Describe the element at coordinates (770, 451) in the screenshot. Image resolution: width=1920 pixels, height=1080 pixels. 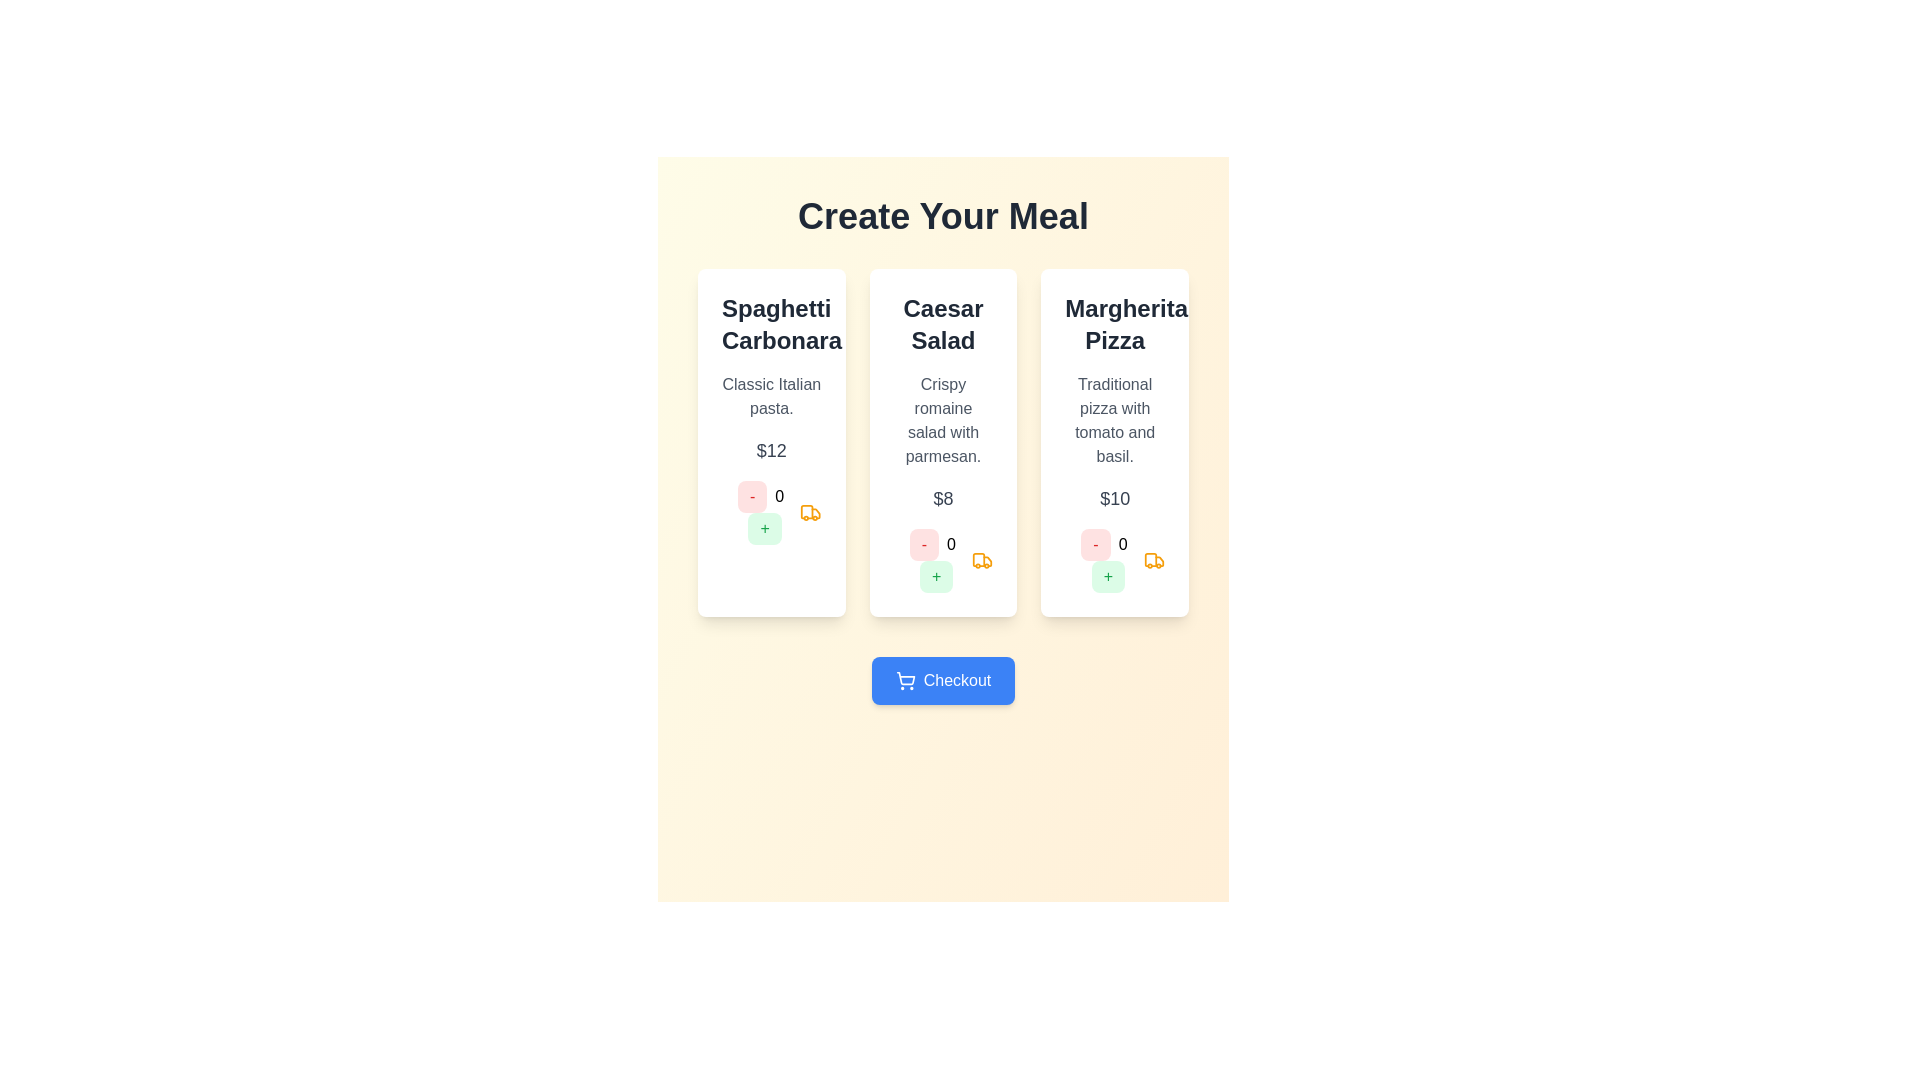
I see `the price label displaying '$12' which is styled in a medium-large font and dark gray color, located within a card layout beneath the description text 'Classic Italian pasta.'` at that location.